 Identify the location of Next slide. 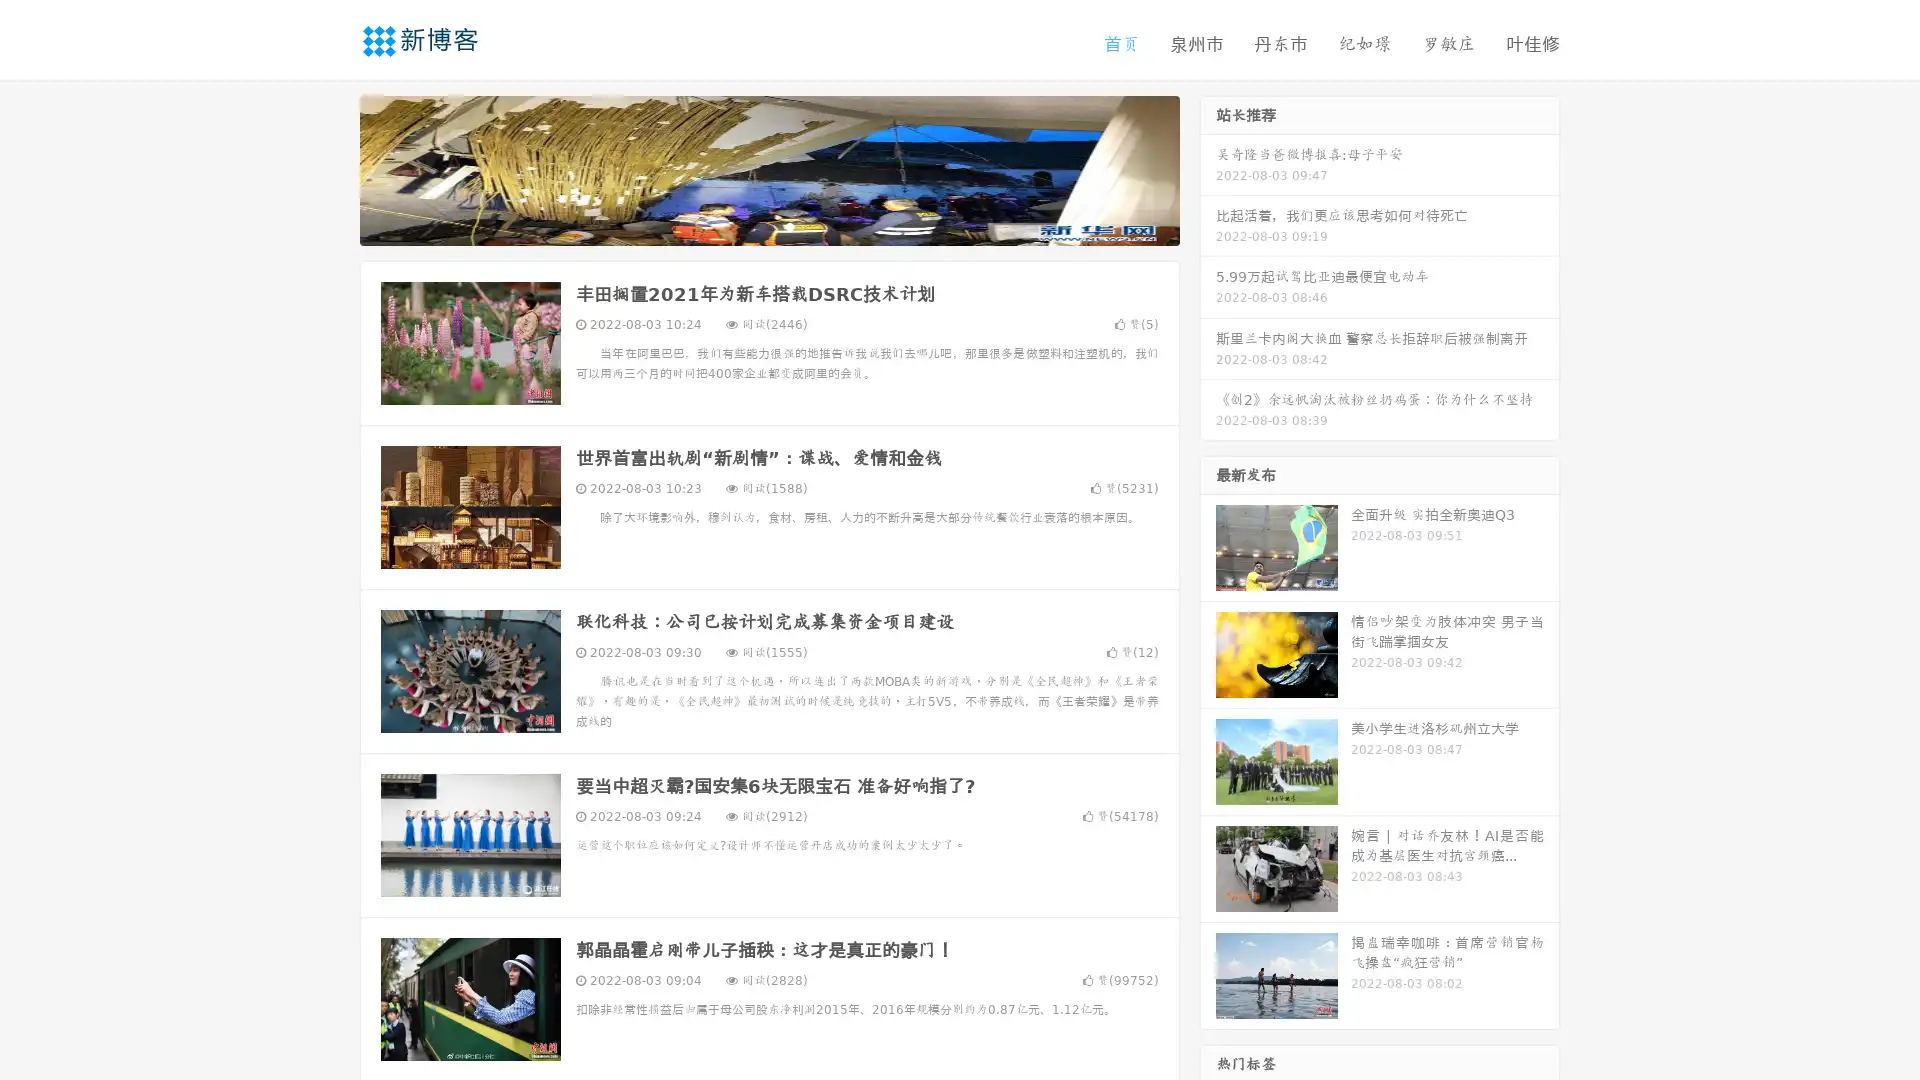
(1208, 168).